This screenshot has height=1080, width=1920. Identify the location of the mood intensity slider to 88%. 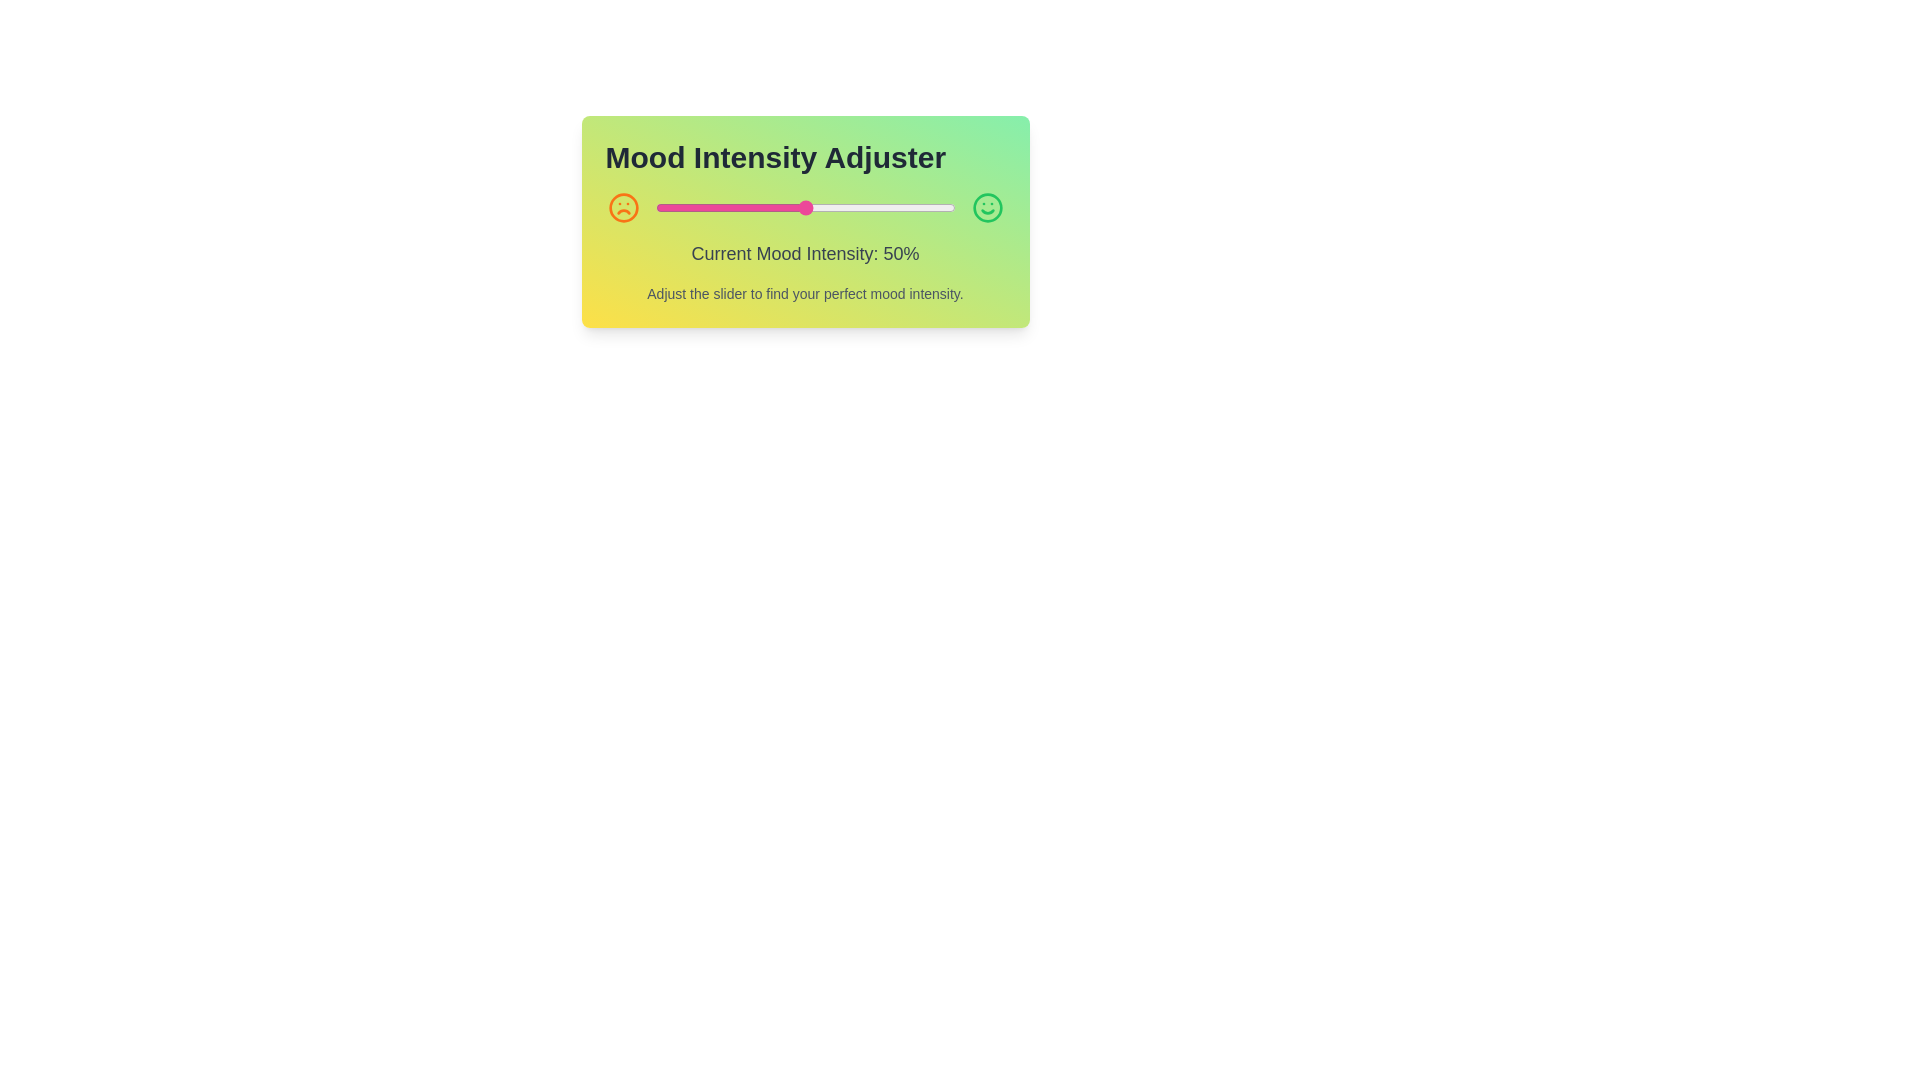
(918, 208).